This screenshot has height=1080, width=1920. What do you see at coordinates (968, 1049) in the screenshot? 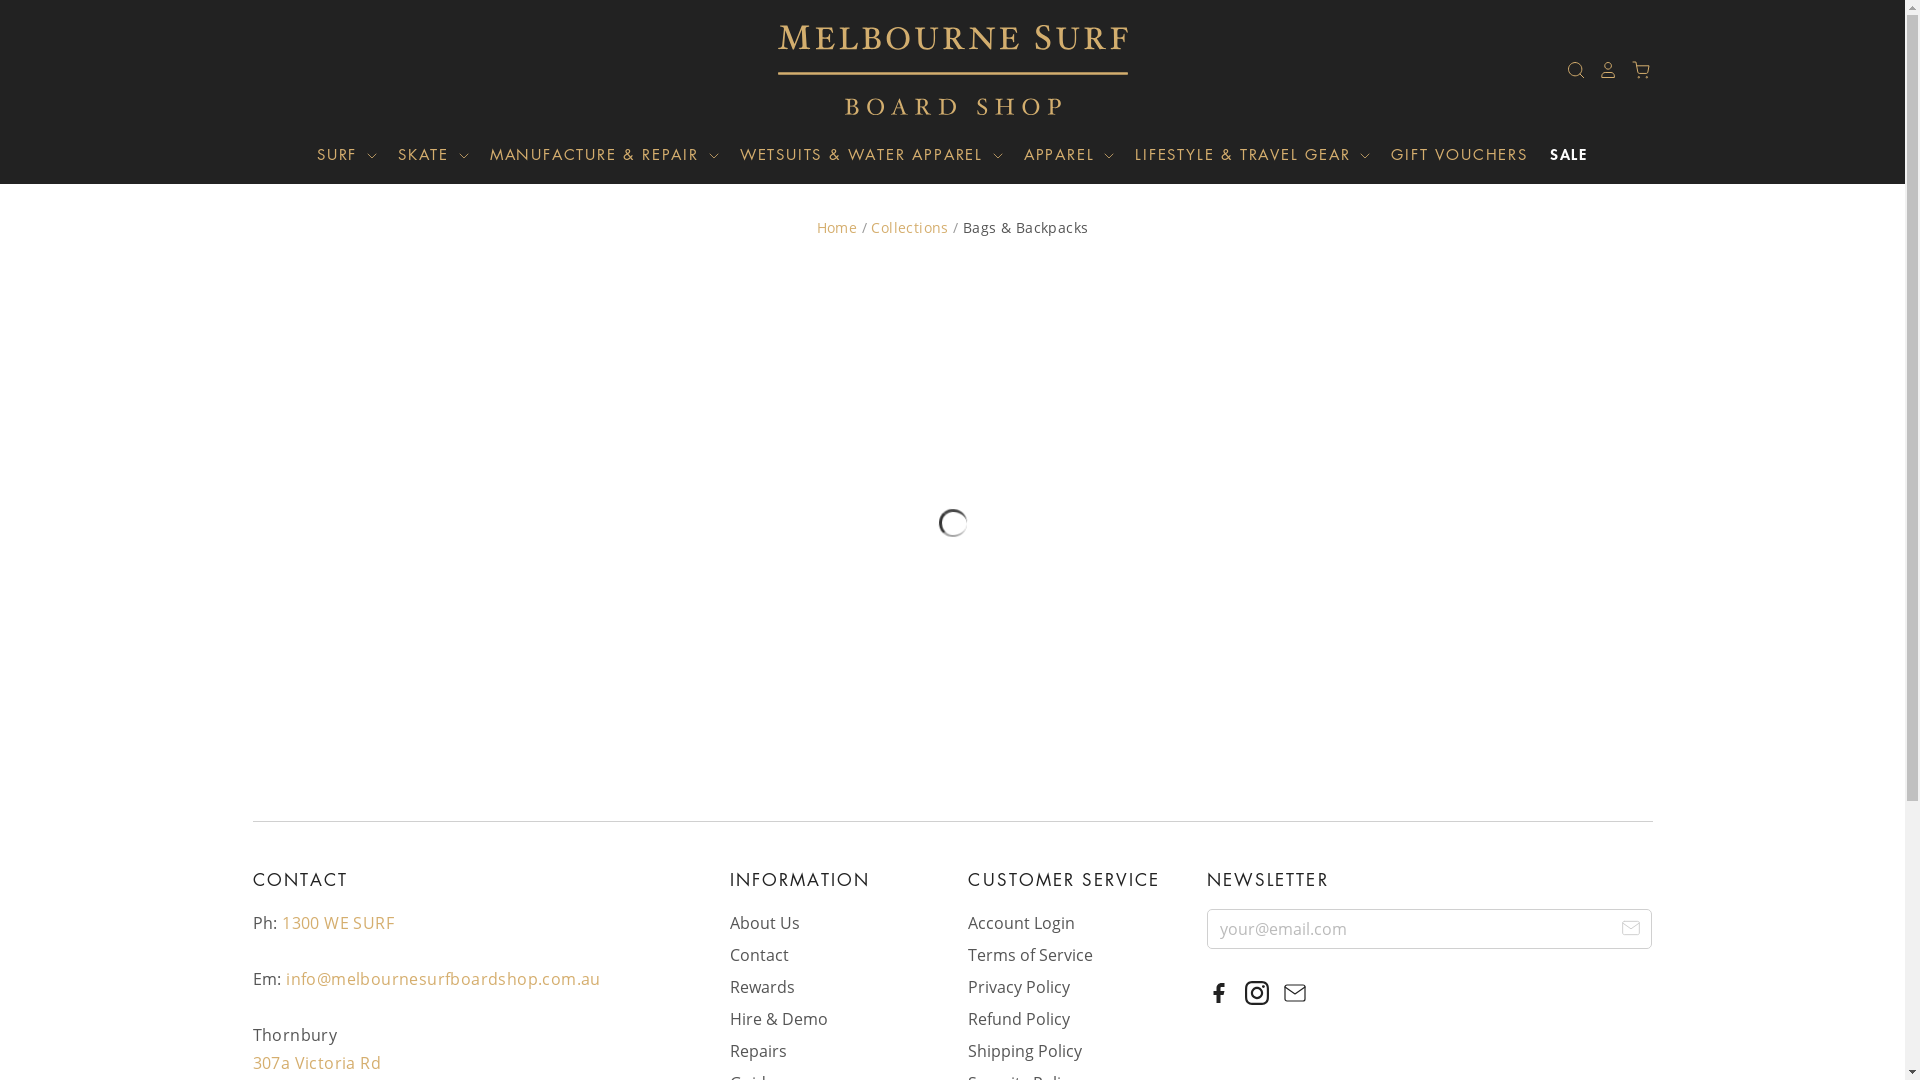
I see `'Shipping Policy'` at bounding box center [968, 1049].